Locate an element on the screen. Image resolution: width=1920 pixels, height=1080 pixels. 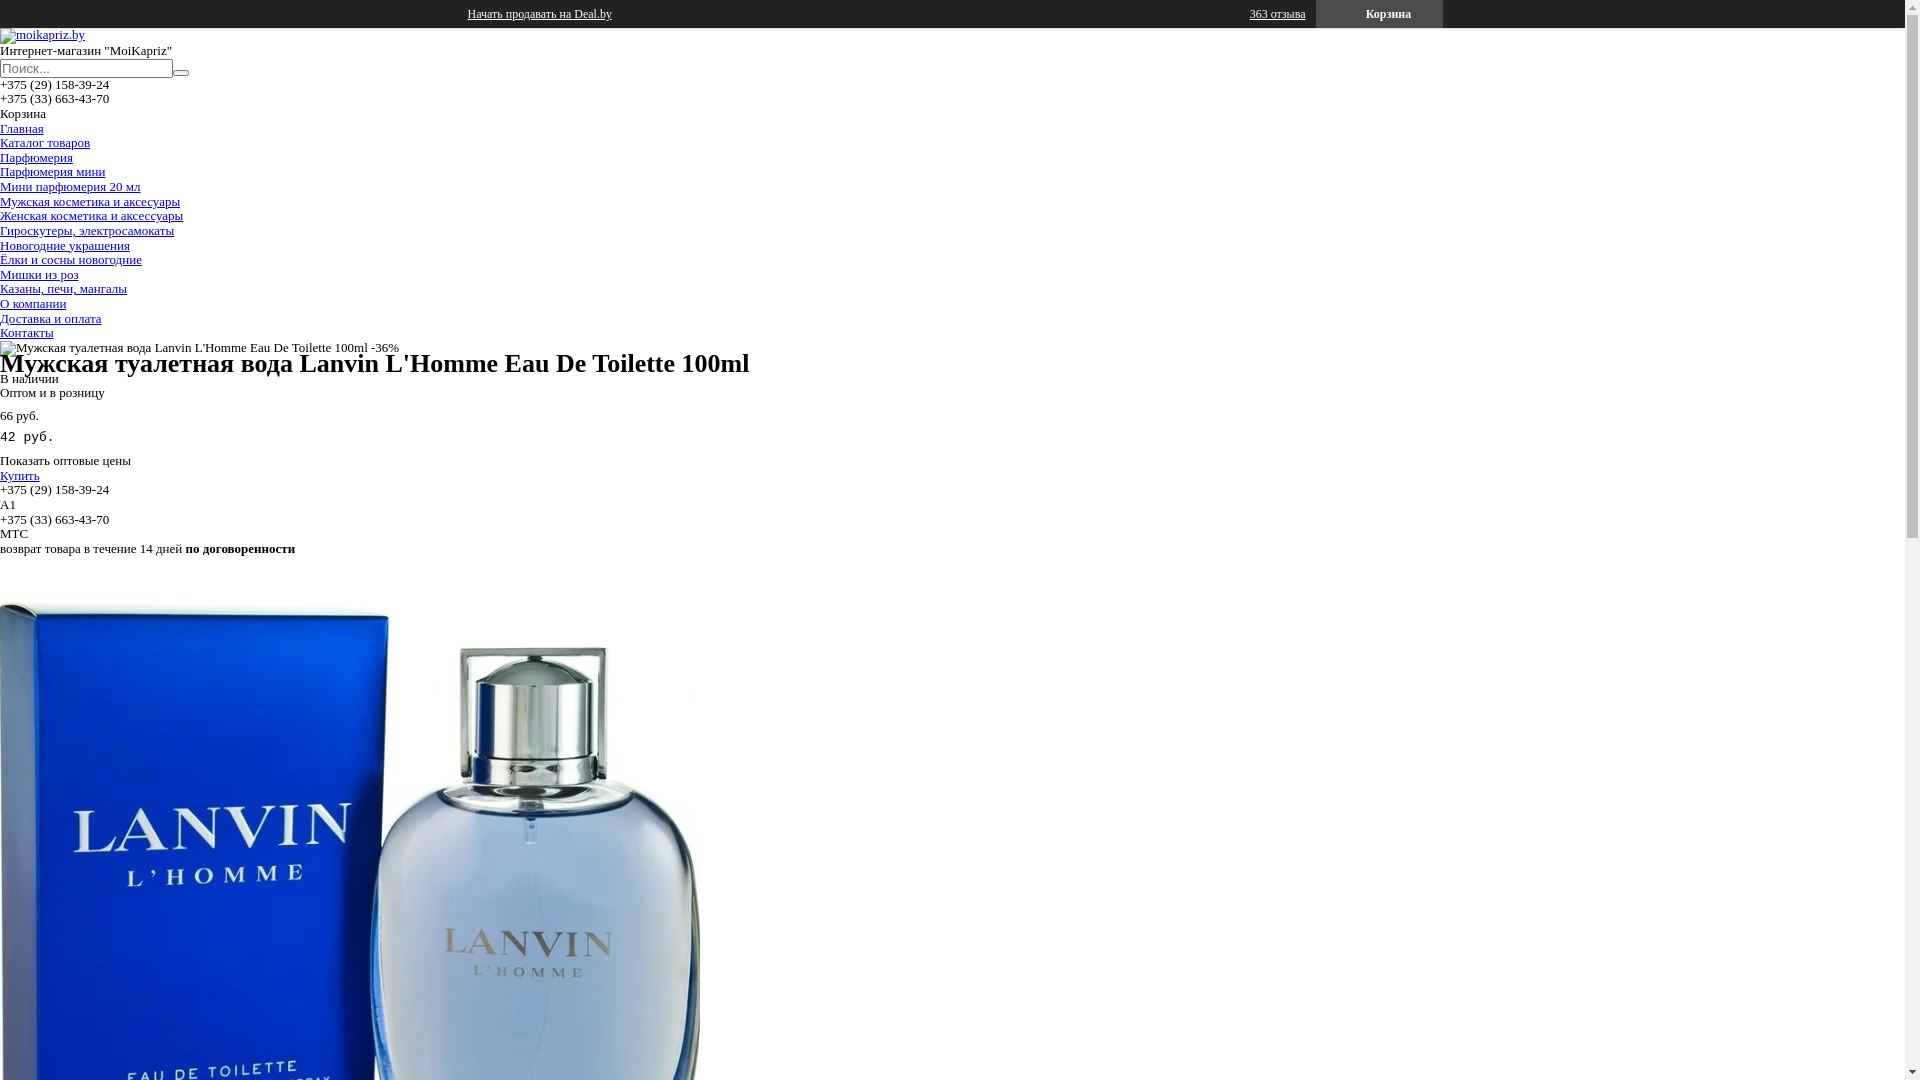
'moikapriz.by' is located at coordinates (0, 34).